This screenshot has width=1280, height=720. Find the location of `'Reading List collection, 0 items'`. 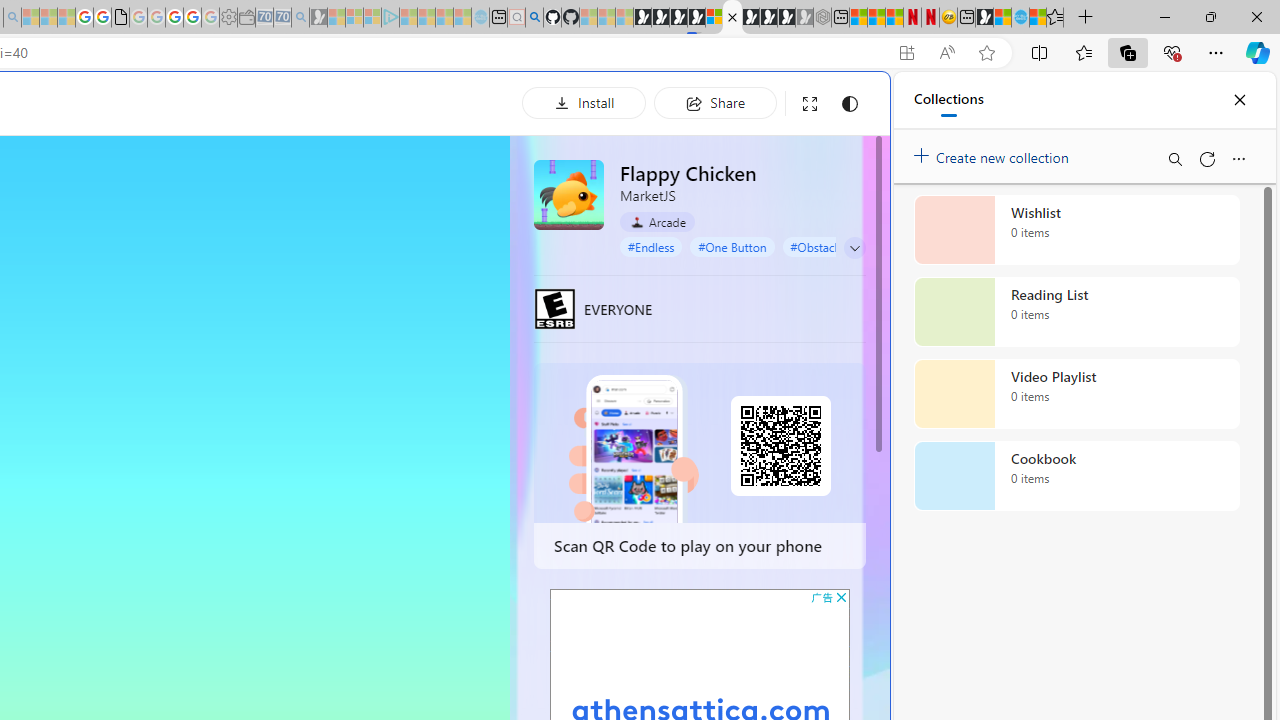

'Reading List collection, 0 items' is located at coordinates (1076, 312).